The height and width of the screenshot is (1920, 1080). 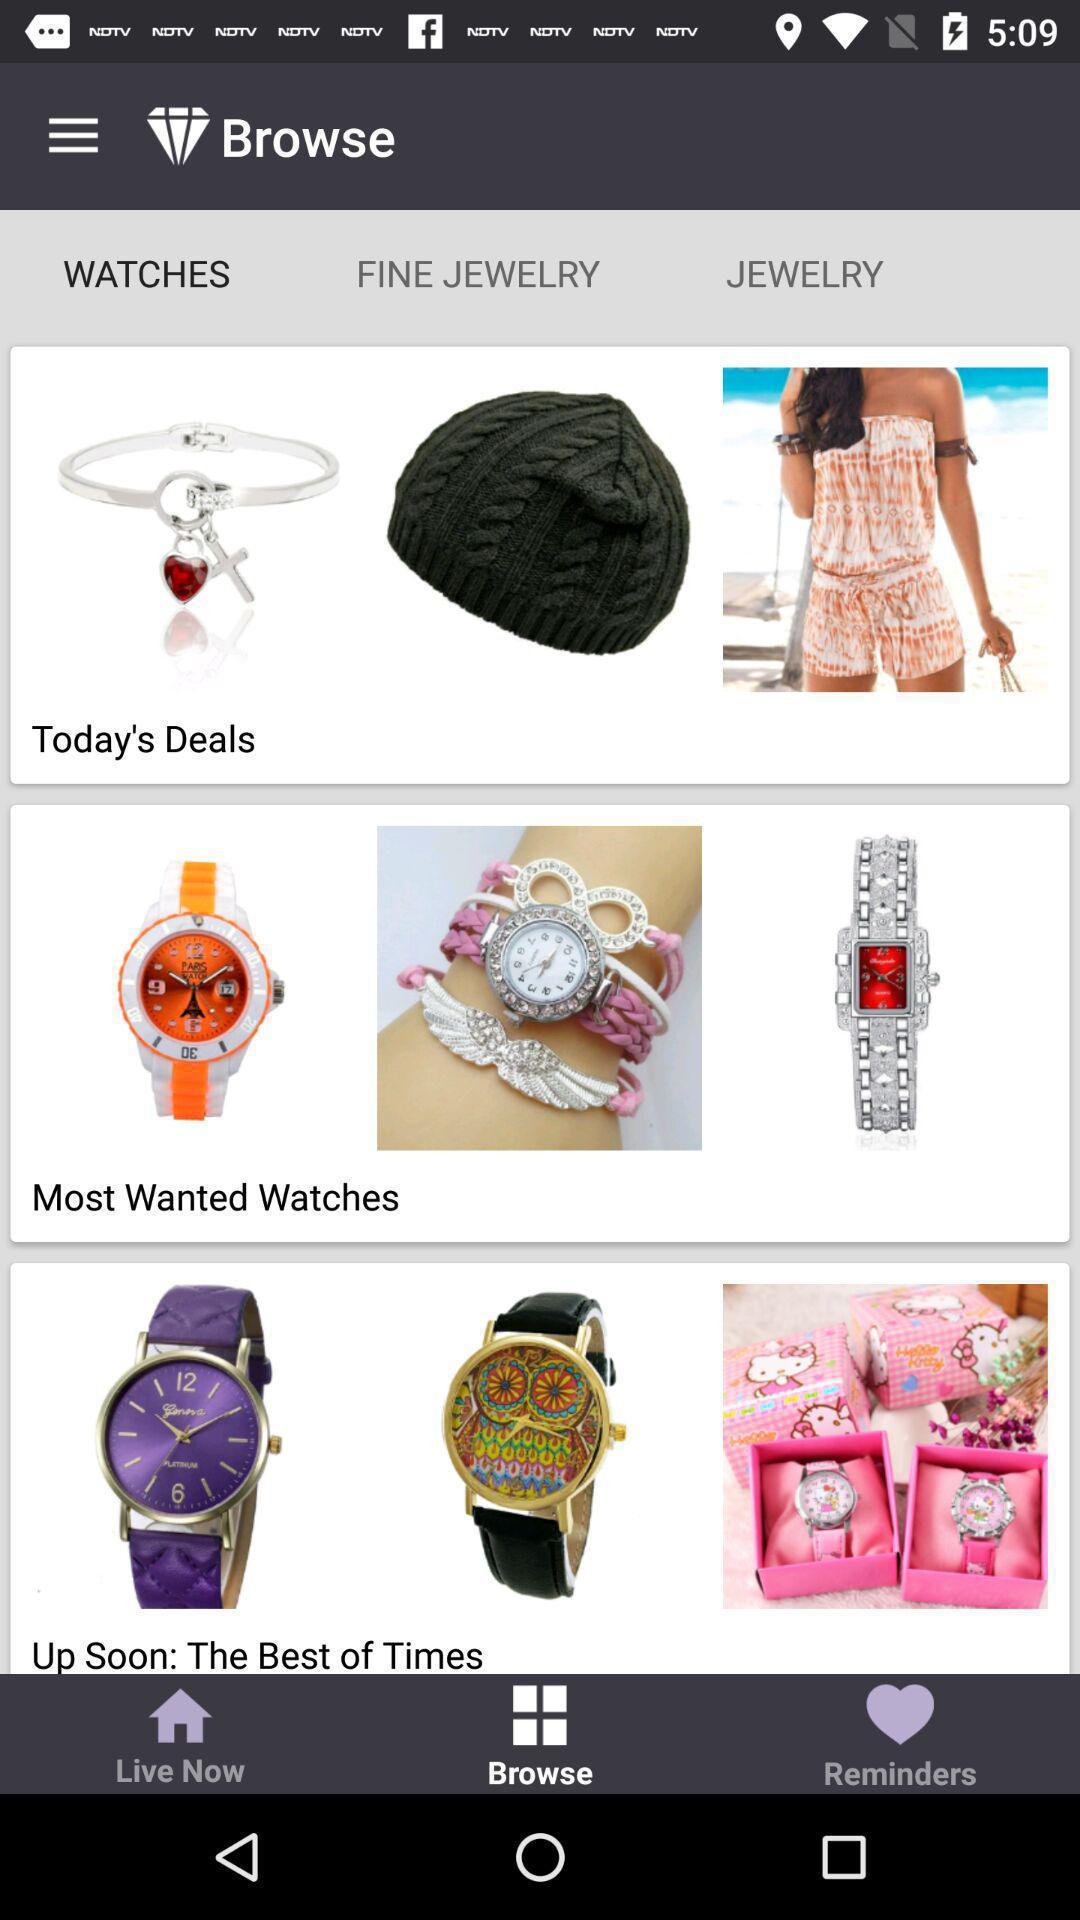 I want to click on icon below up soon the item, so click(x=180, y=1738).